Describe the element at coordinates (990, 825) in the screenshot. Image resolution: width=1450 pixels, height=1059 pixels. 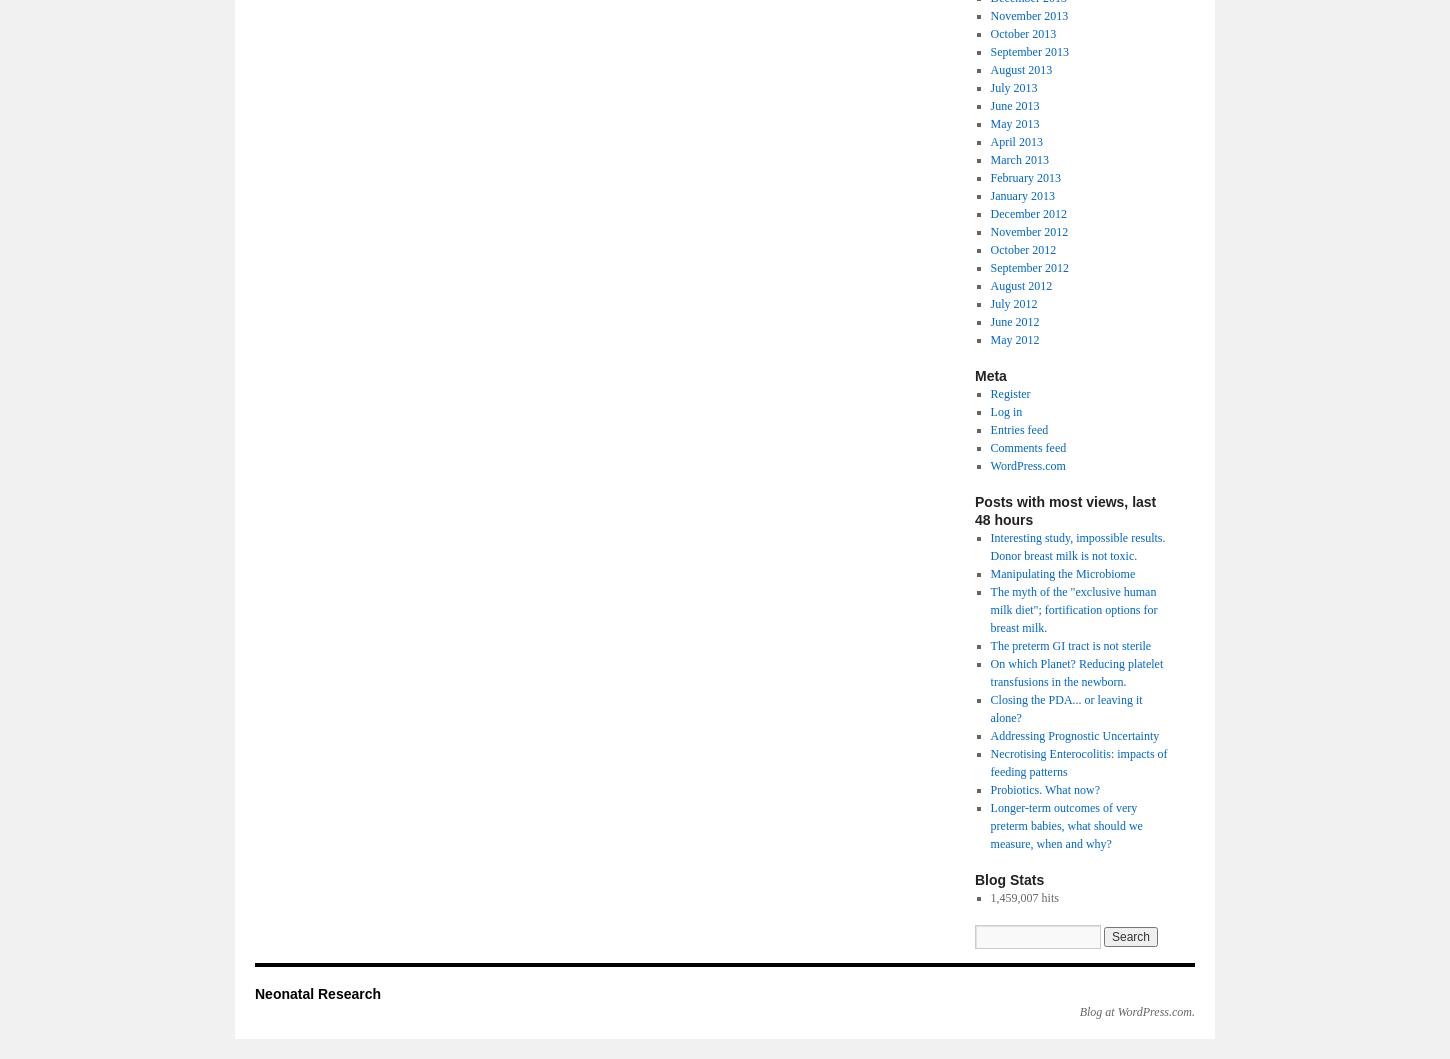
I see `'Longer-term outcomes of very preterm babies, what should we measure, when and why?'` at that location.